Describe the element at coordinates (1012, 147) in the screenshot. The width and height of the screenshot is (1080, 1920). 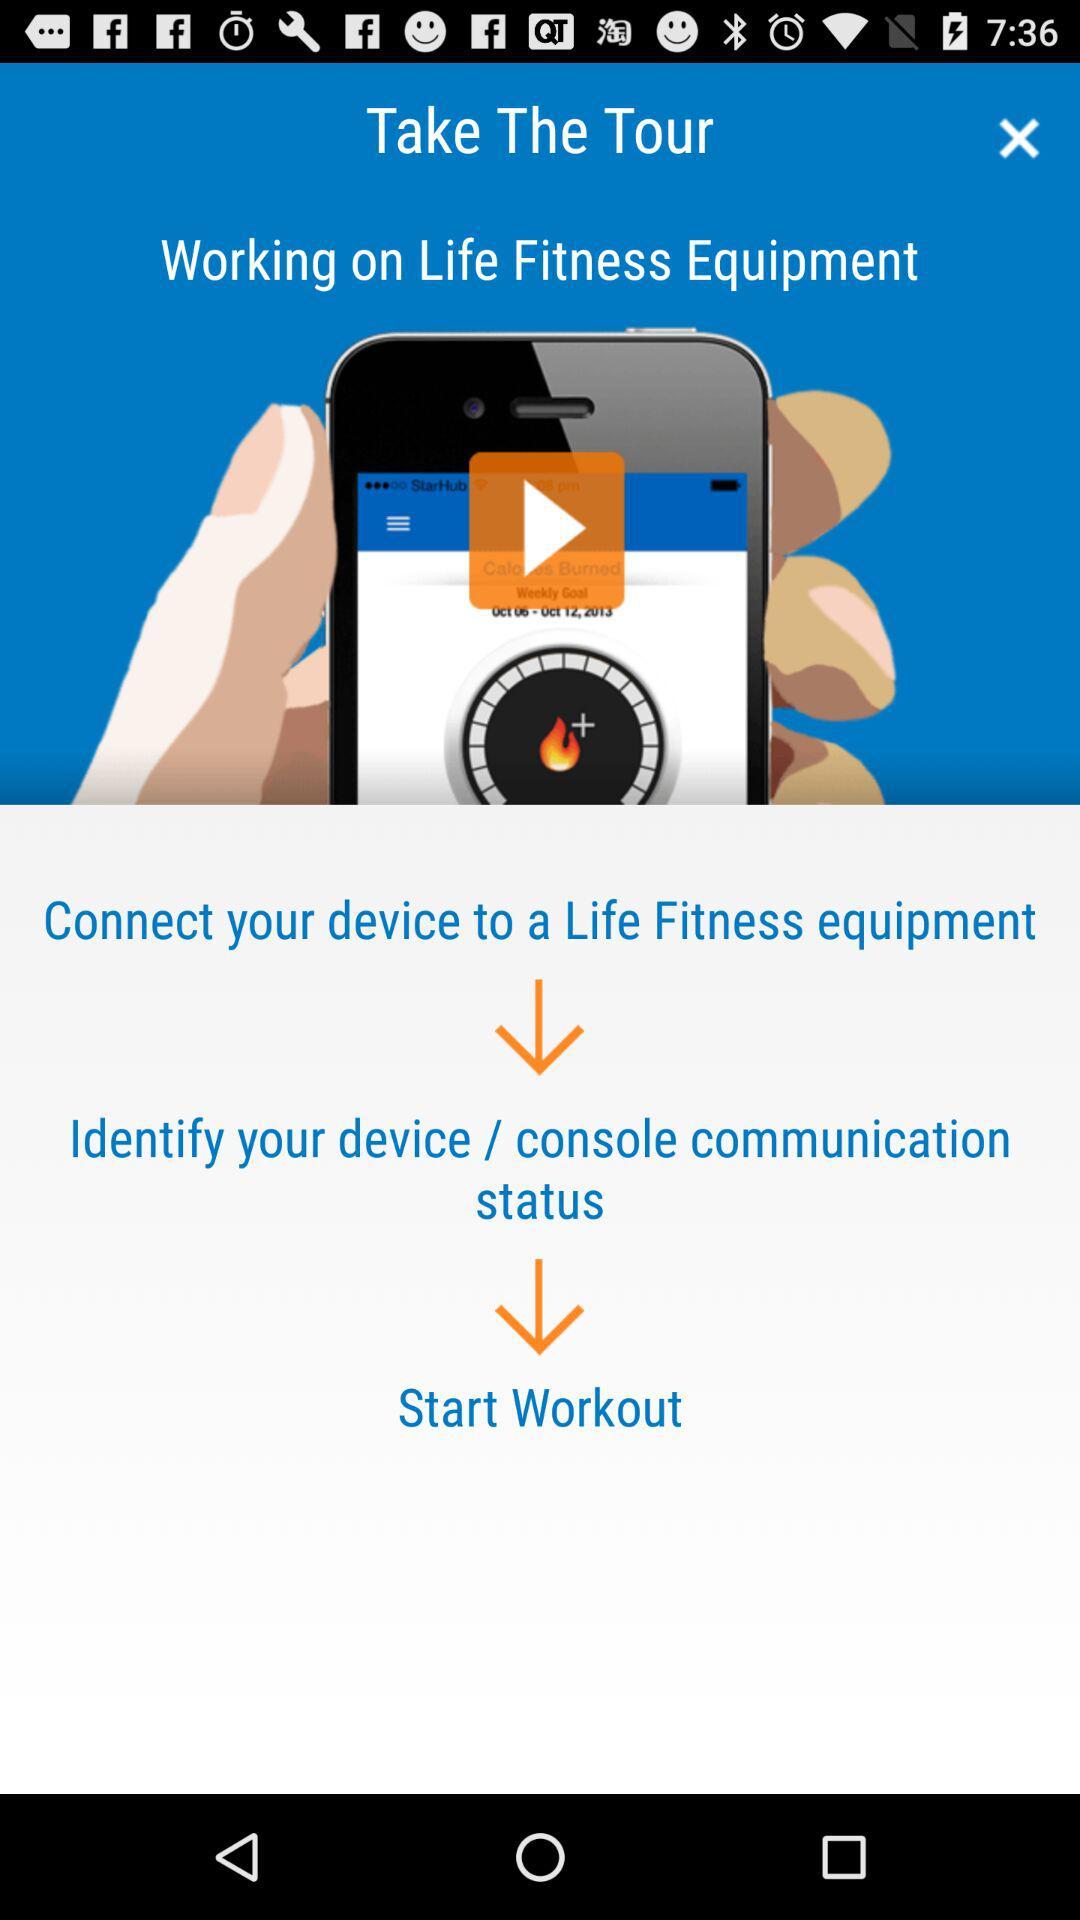
I see `the close icon` at that location.